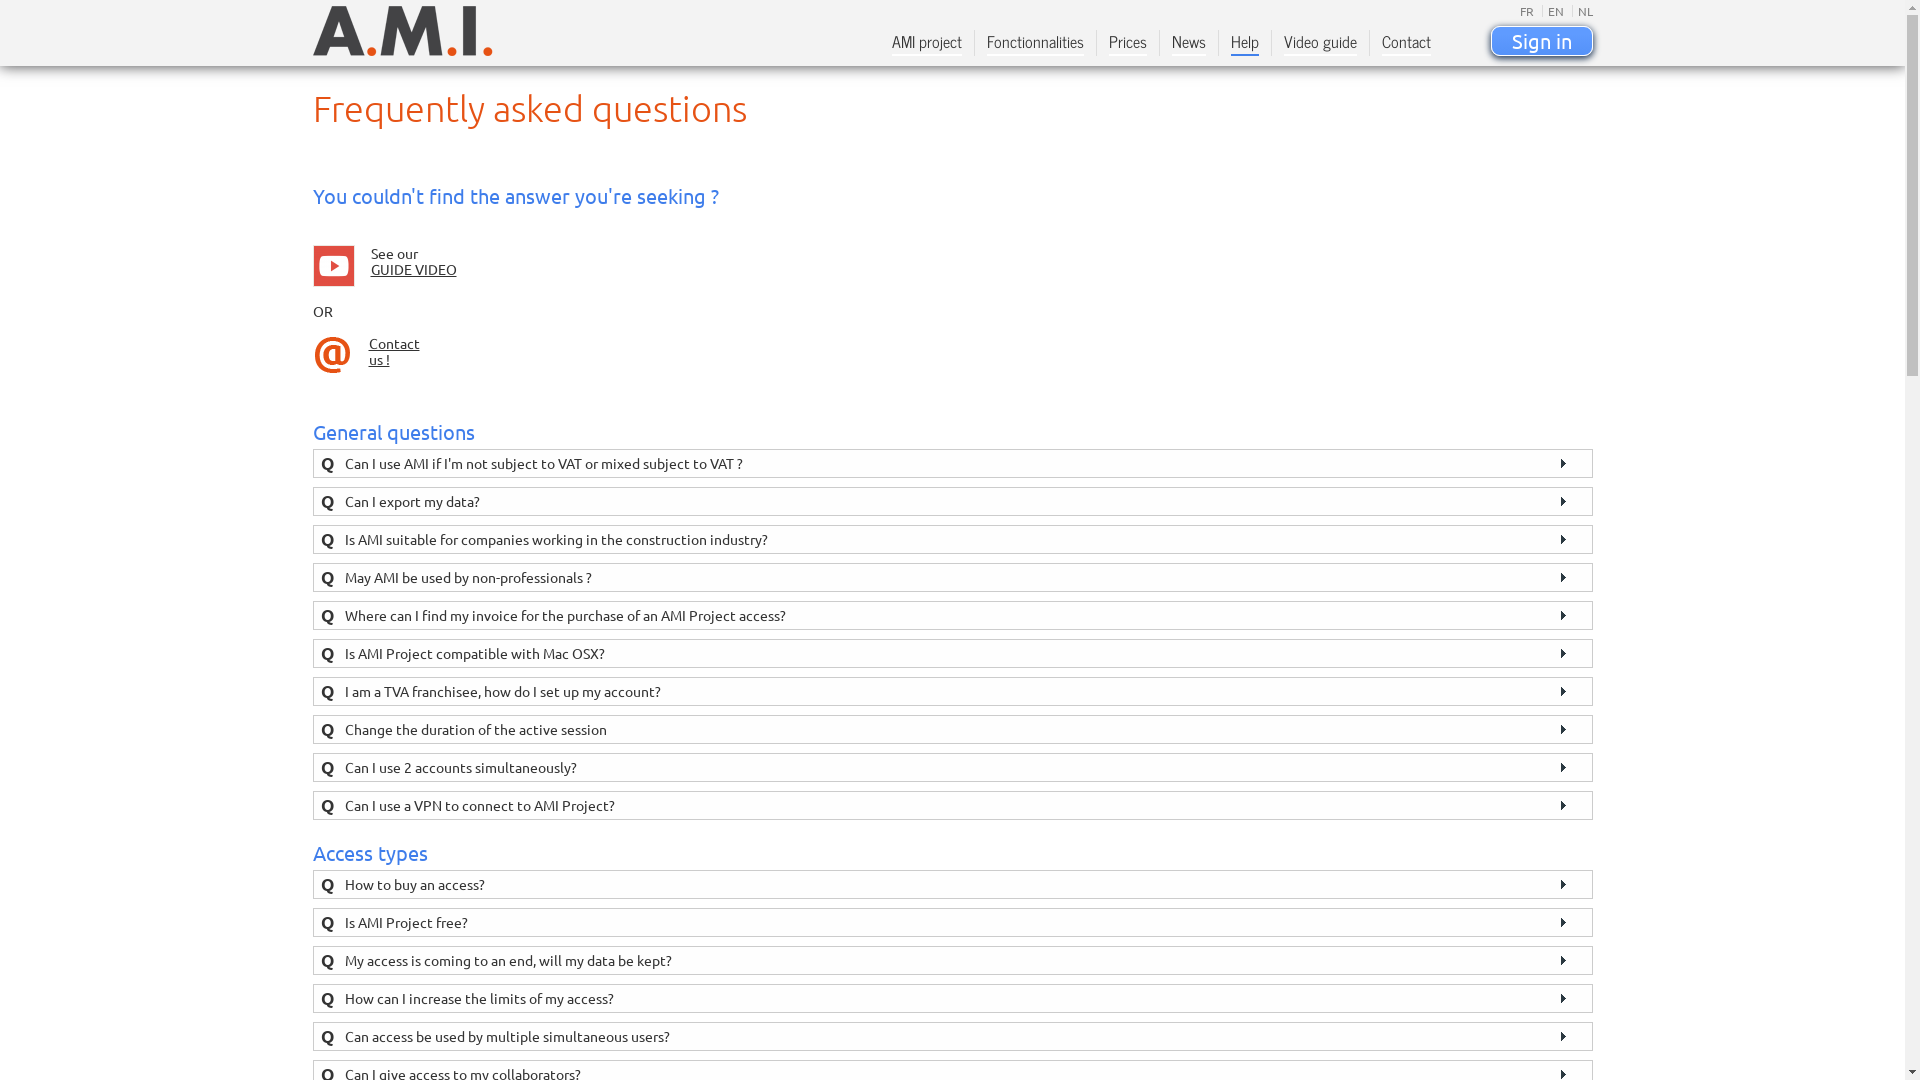  I want to click on 'Video guide', so click(1320, 44).